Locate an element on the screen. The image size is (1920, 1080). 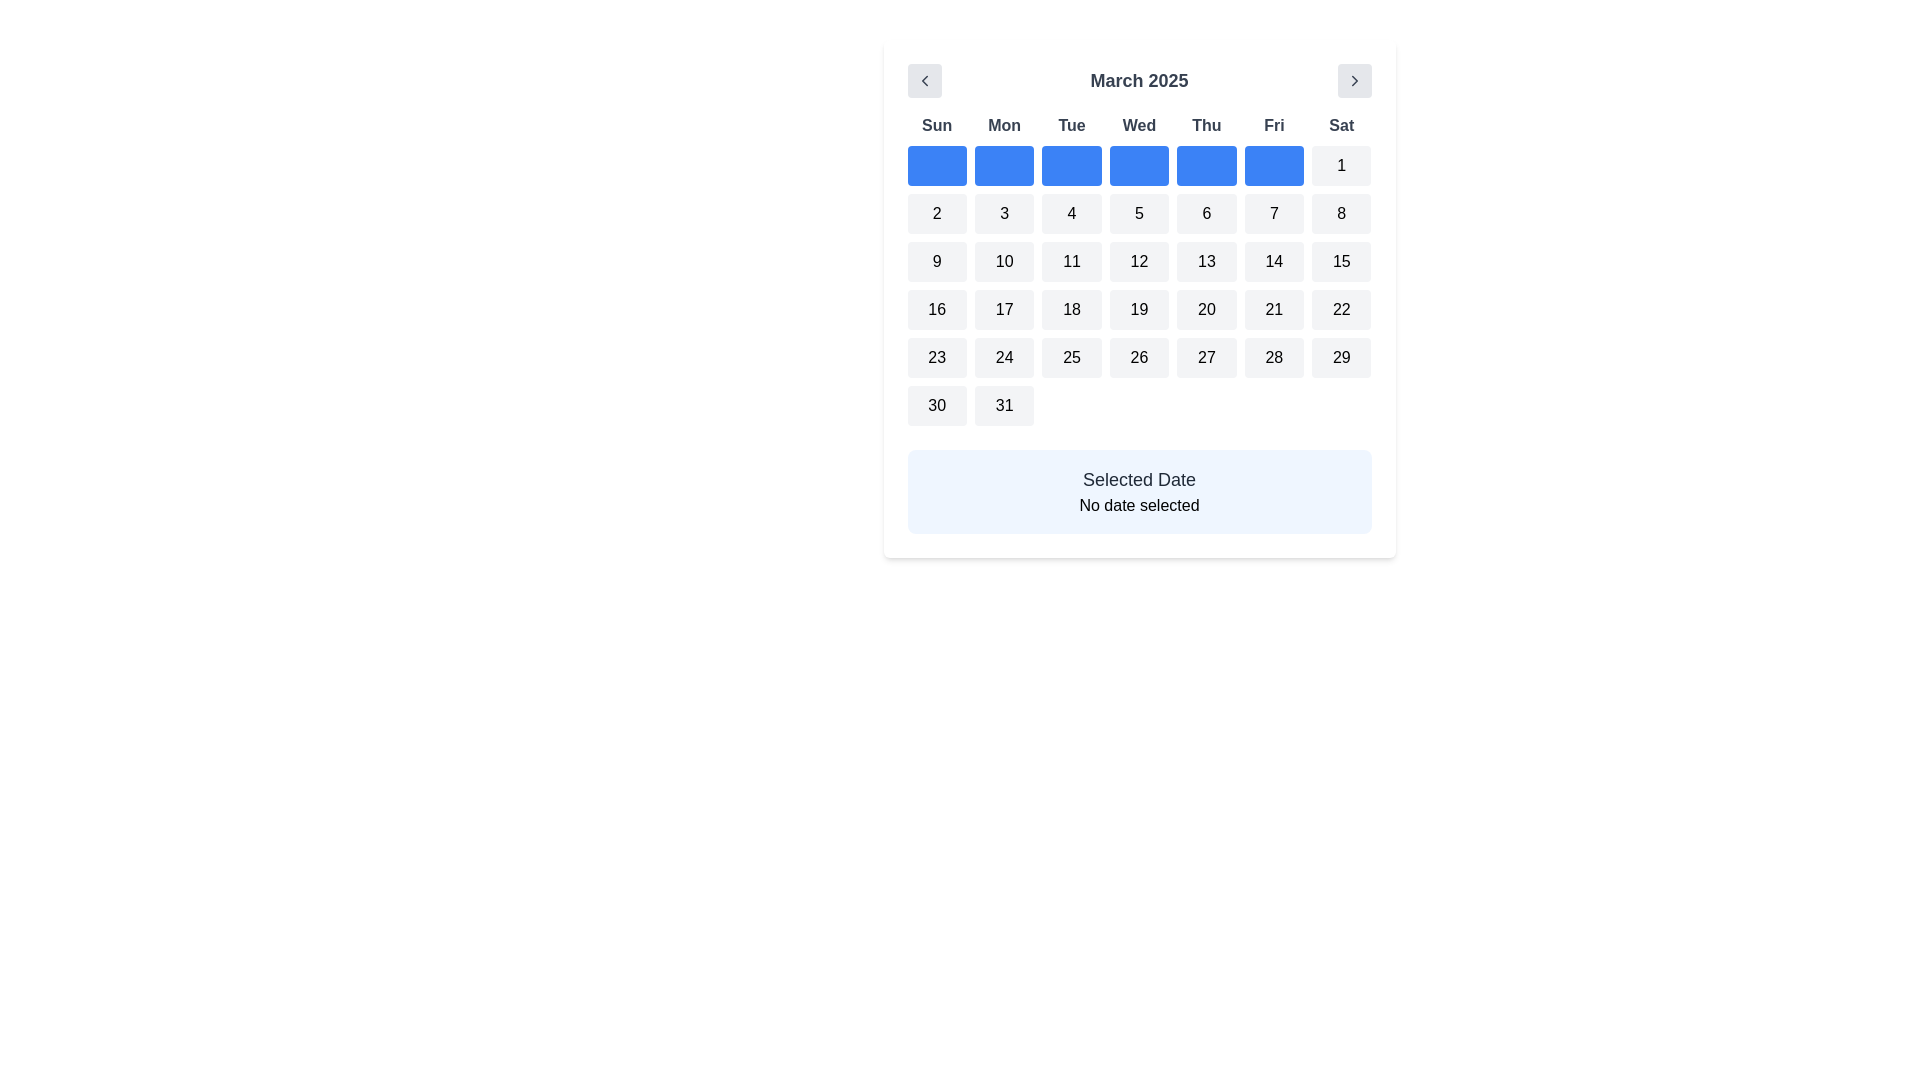
the Informational Panel, which has a light blue background and displays 'Selected Date' and 'No date selected' is located at coordinates (1139, 492).